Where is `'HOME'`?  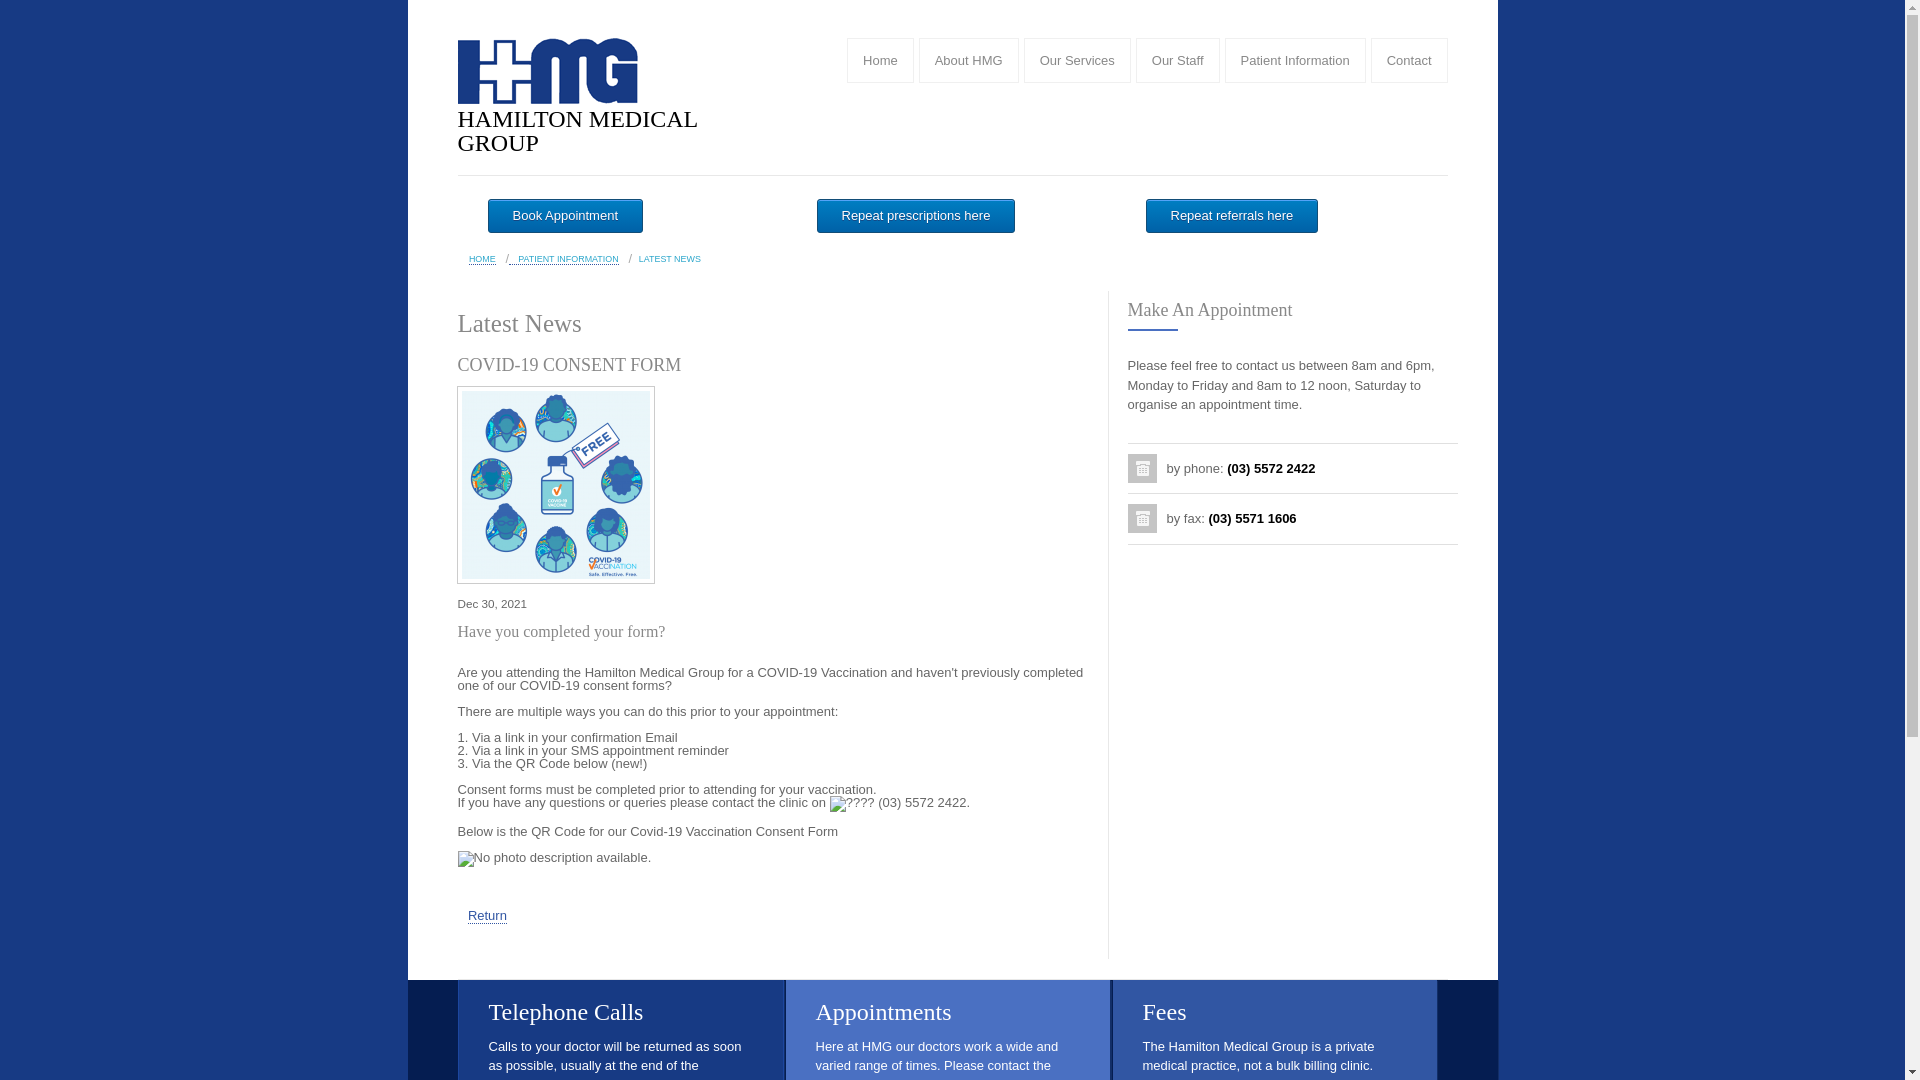 'HOME' is located at coordinates (482, 258).